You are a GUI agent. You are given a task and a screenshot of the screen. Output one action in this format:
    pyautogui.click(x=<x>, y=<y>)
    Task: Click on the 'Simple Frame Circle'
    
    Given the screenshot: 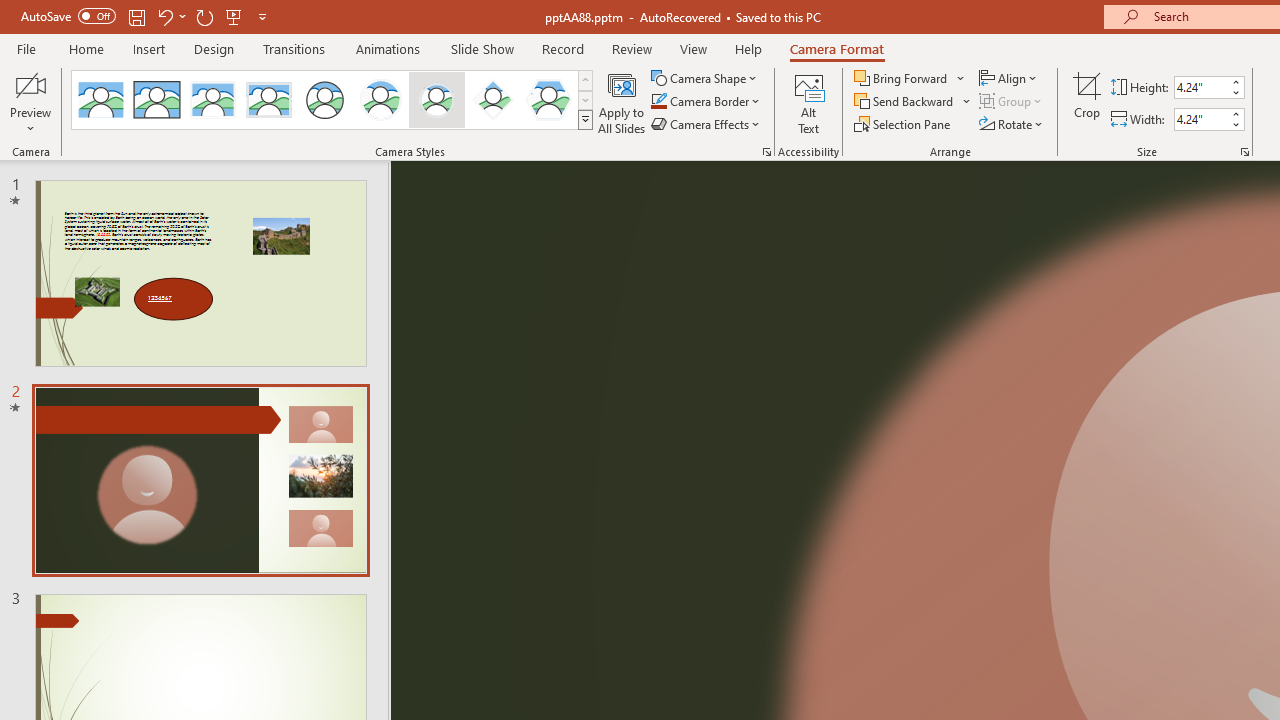 What is the action you would take?
    pyautogui.click(x=325, y=100)
    